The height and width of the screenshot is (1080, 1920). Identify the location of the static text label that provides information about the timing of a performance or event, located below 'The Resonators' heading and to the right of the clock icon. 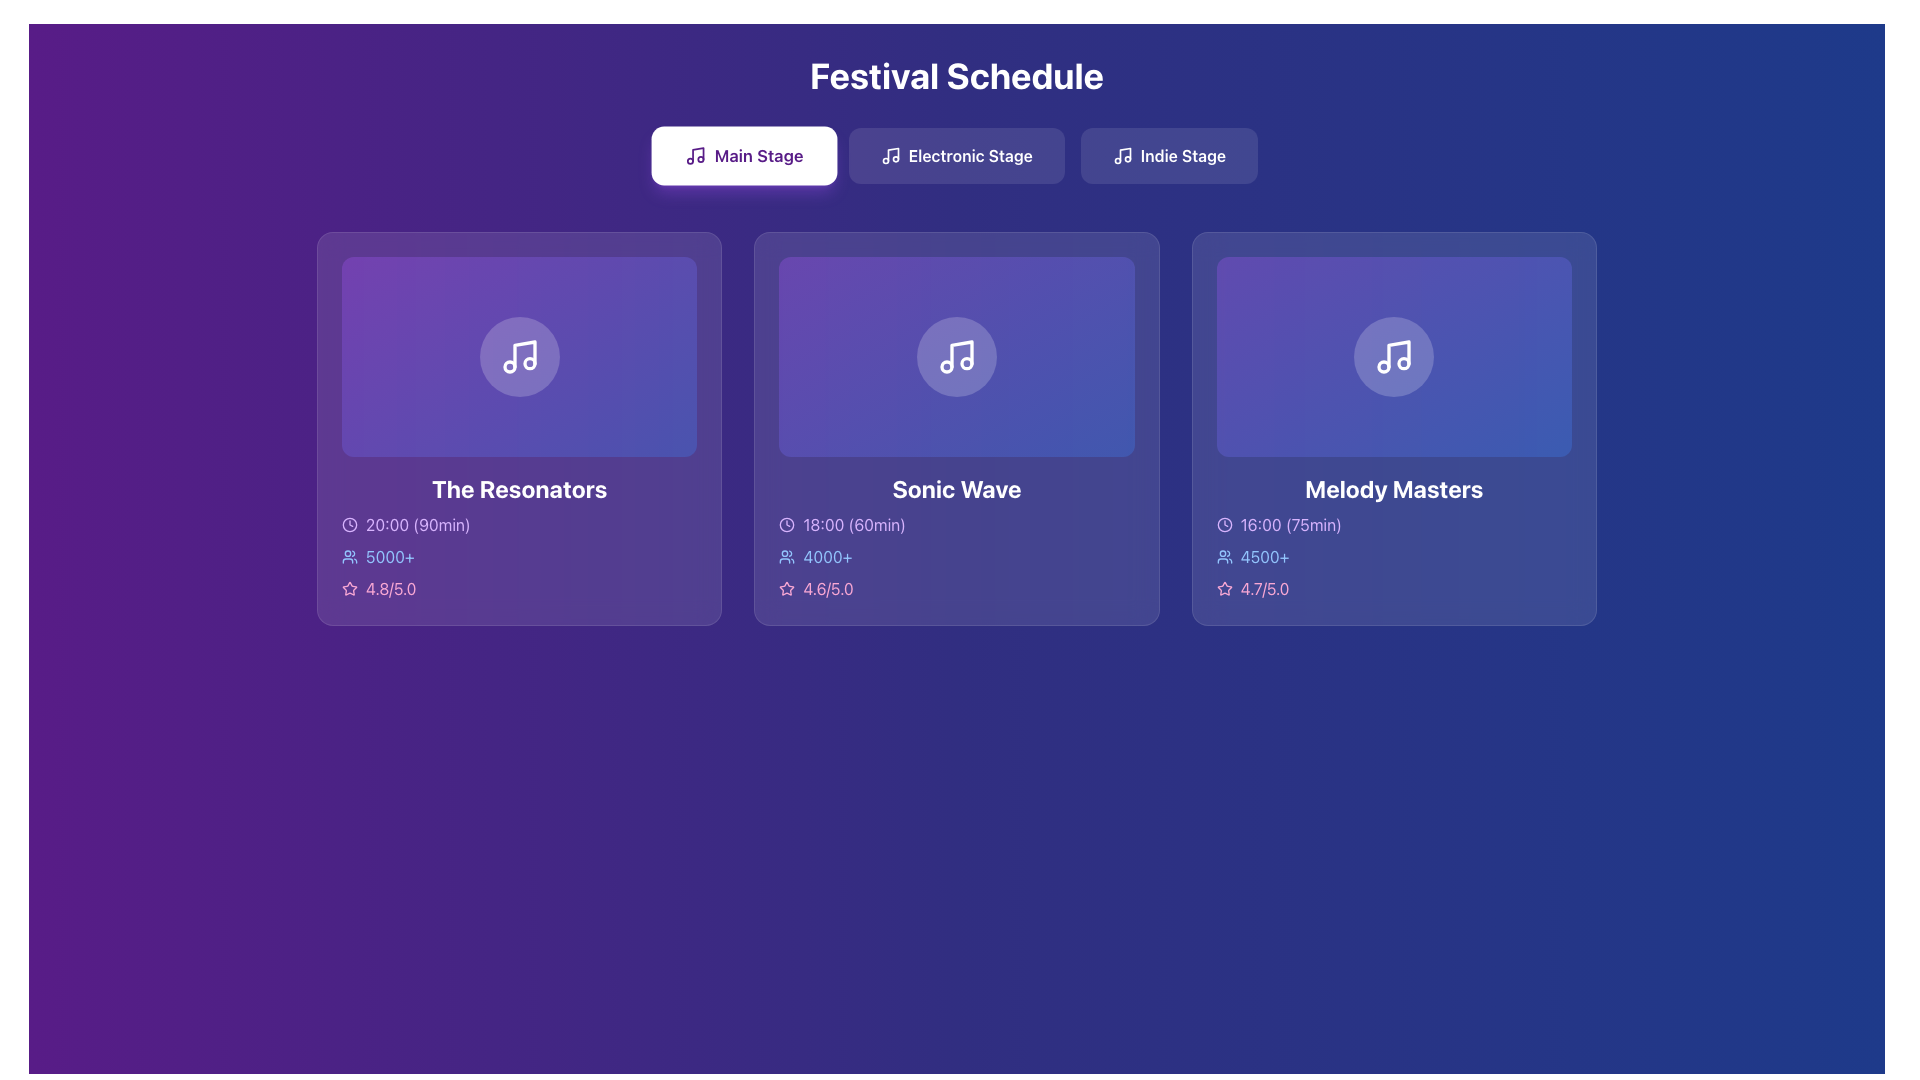
(417, 523).